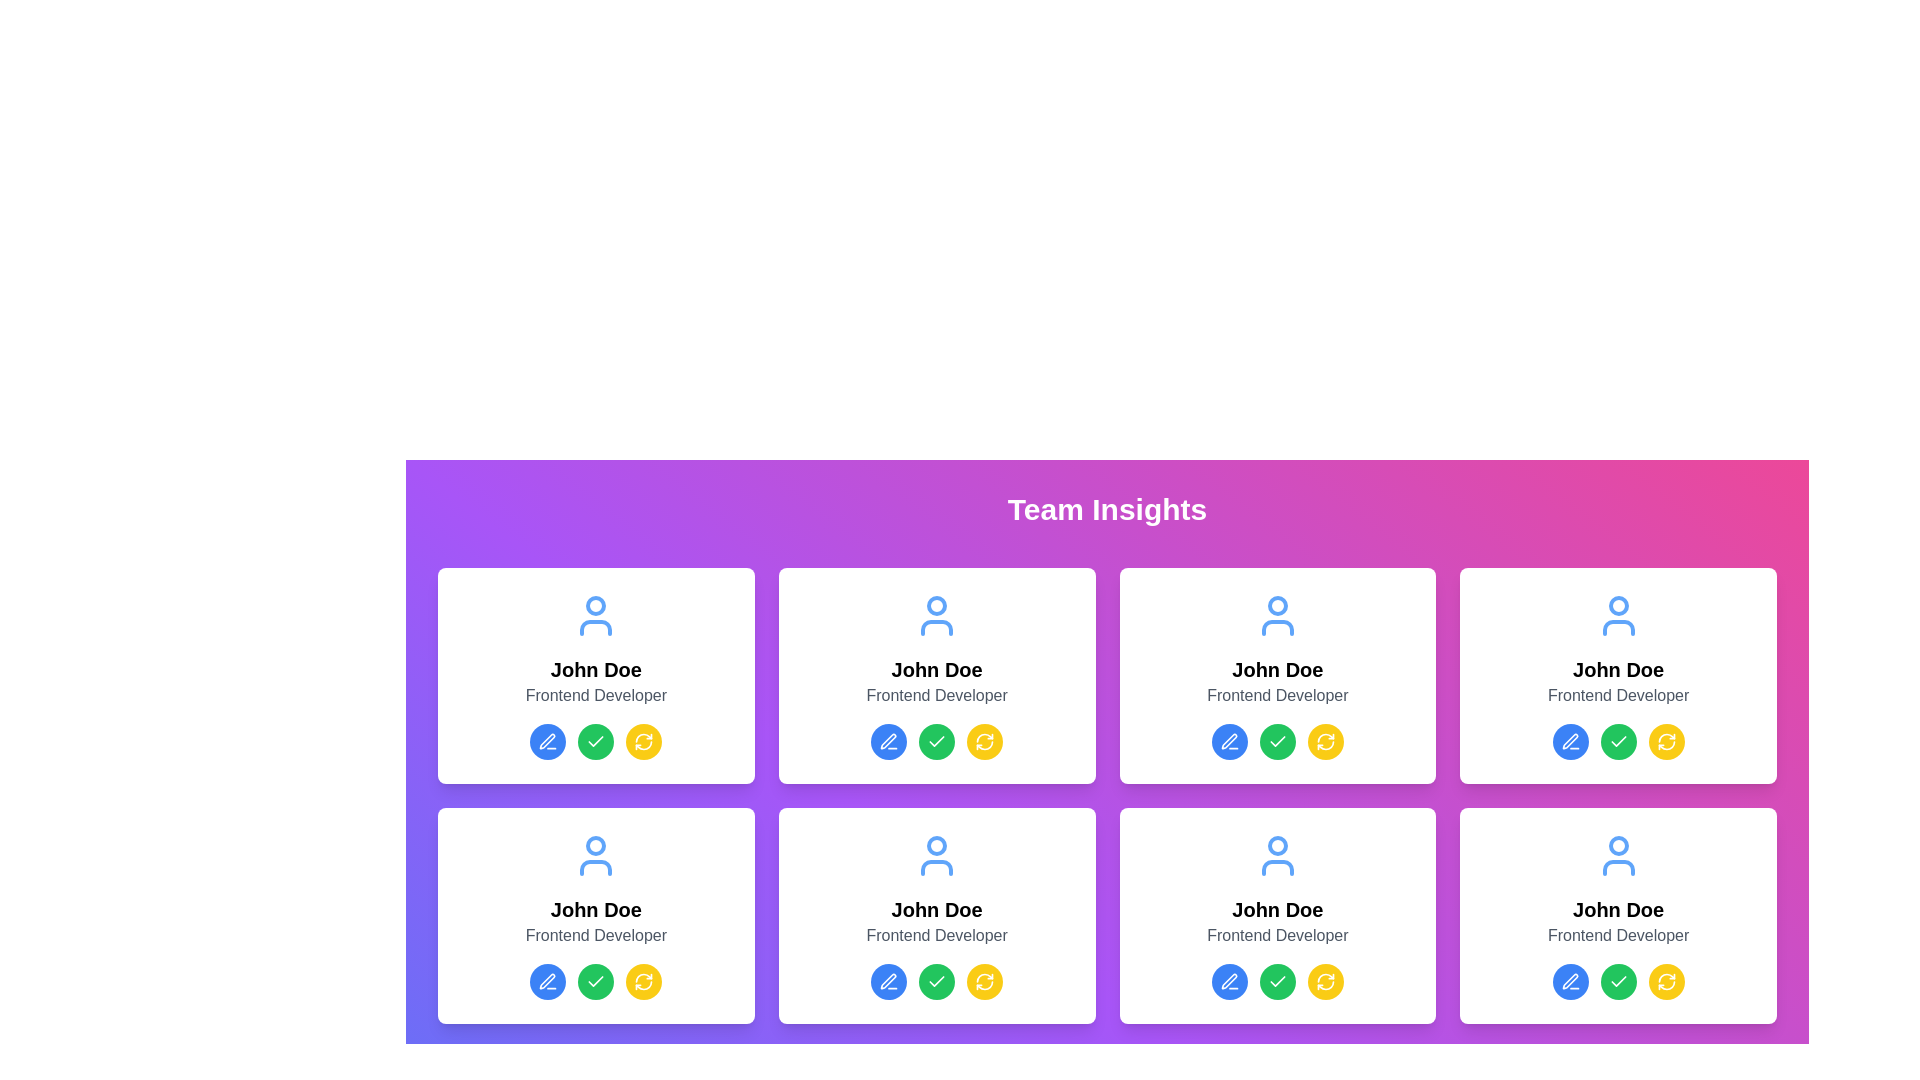 Image resolution: width=1920 pixels, height=1080 pixels. I want to click on the 'Edit' button for the associated user's profile, located in the first row and fourth column of the action buttons, so click(1569, 741).